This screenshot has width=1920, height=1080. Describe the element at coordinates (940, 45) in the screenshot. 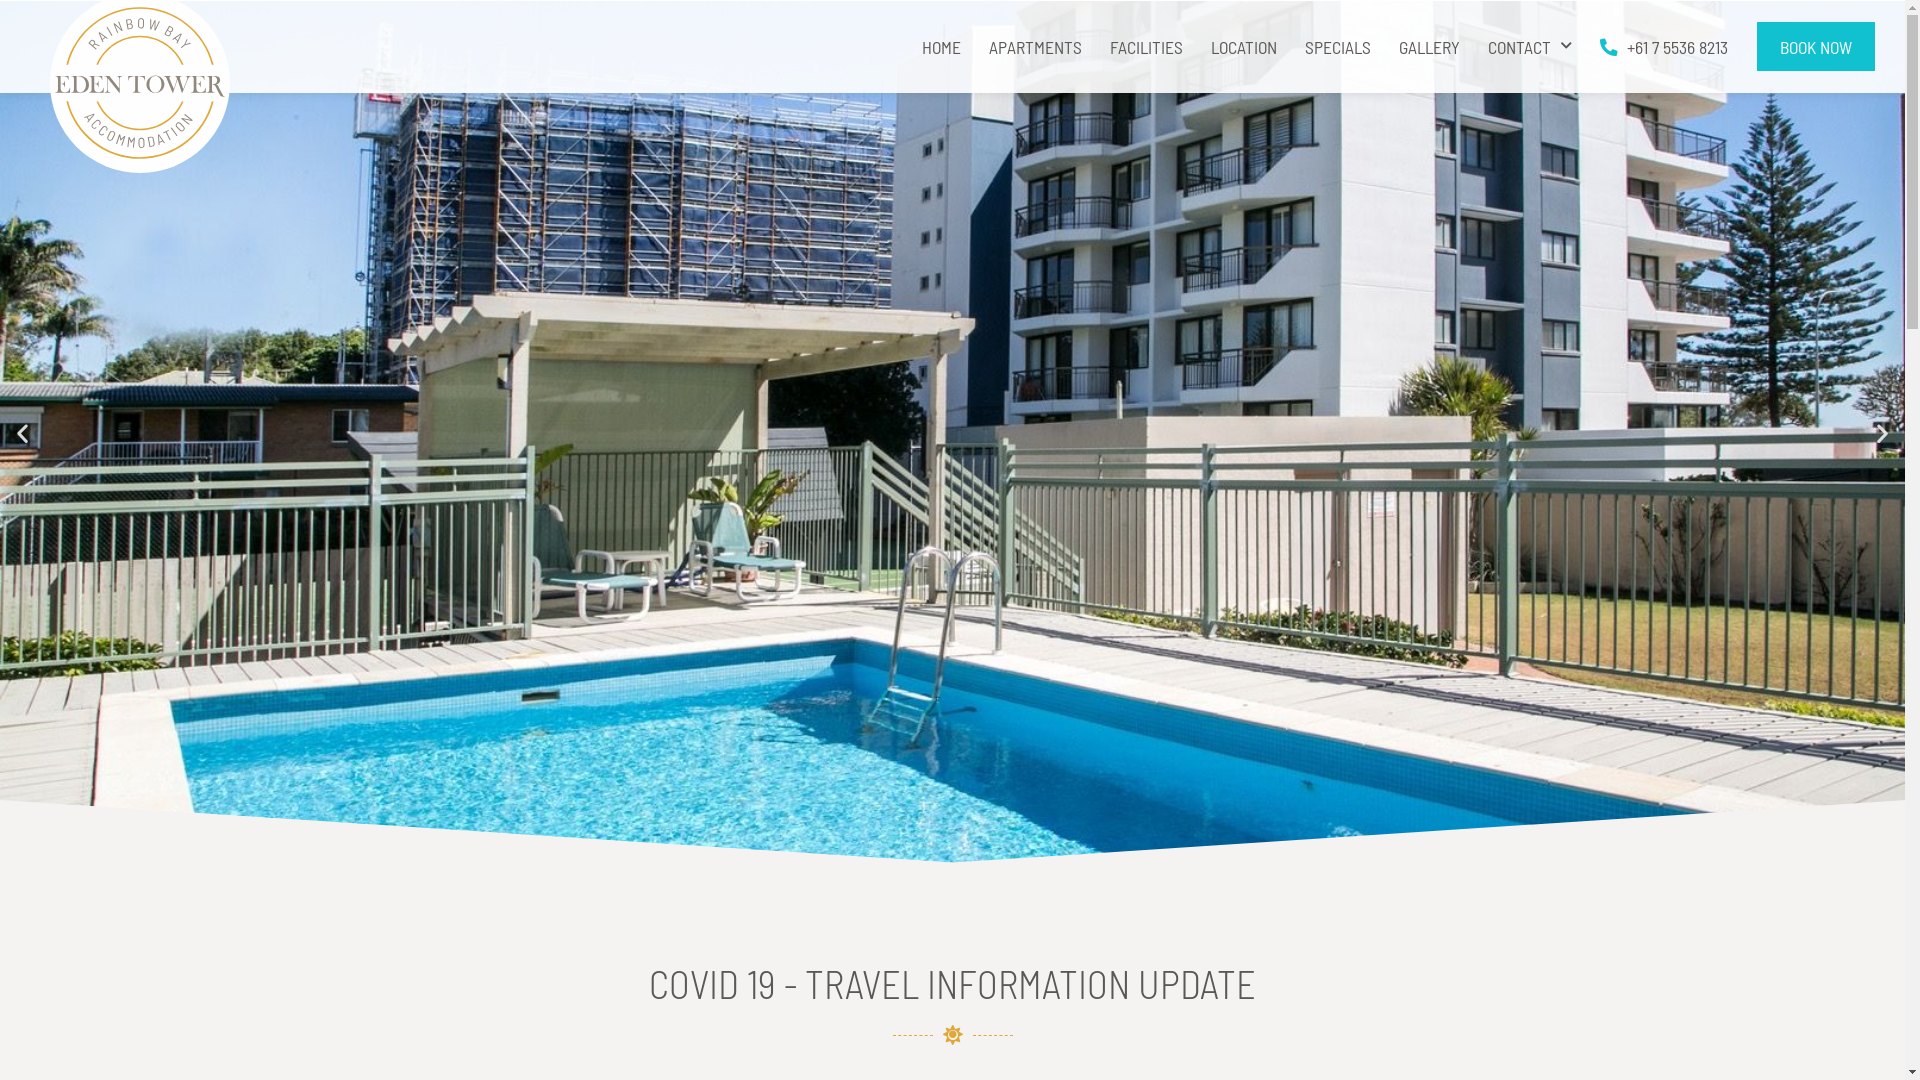

I see `'HOME'` at that location.